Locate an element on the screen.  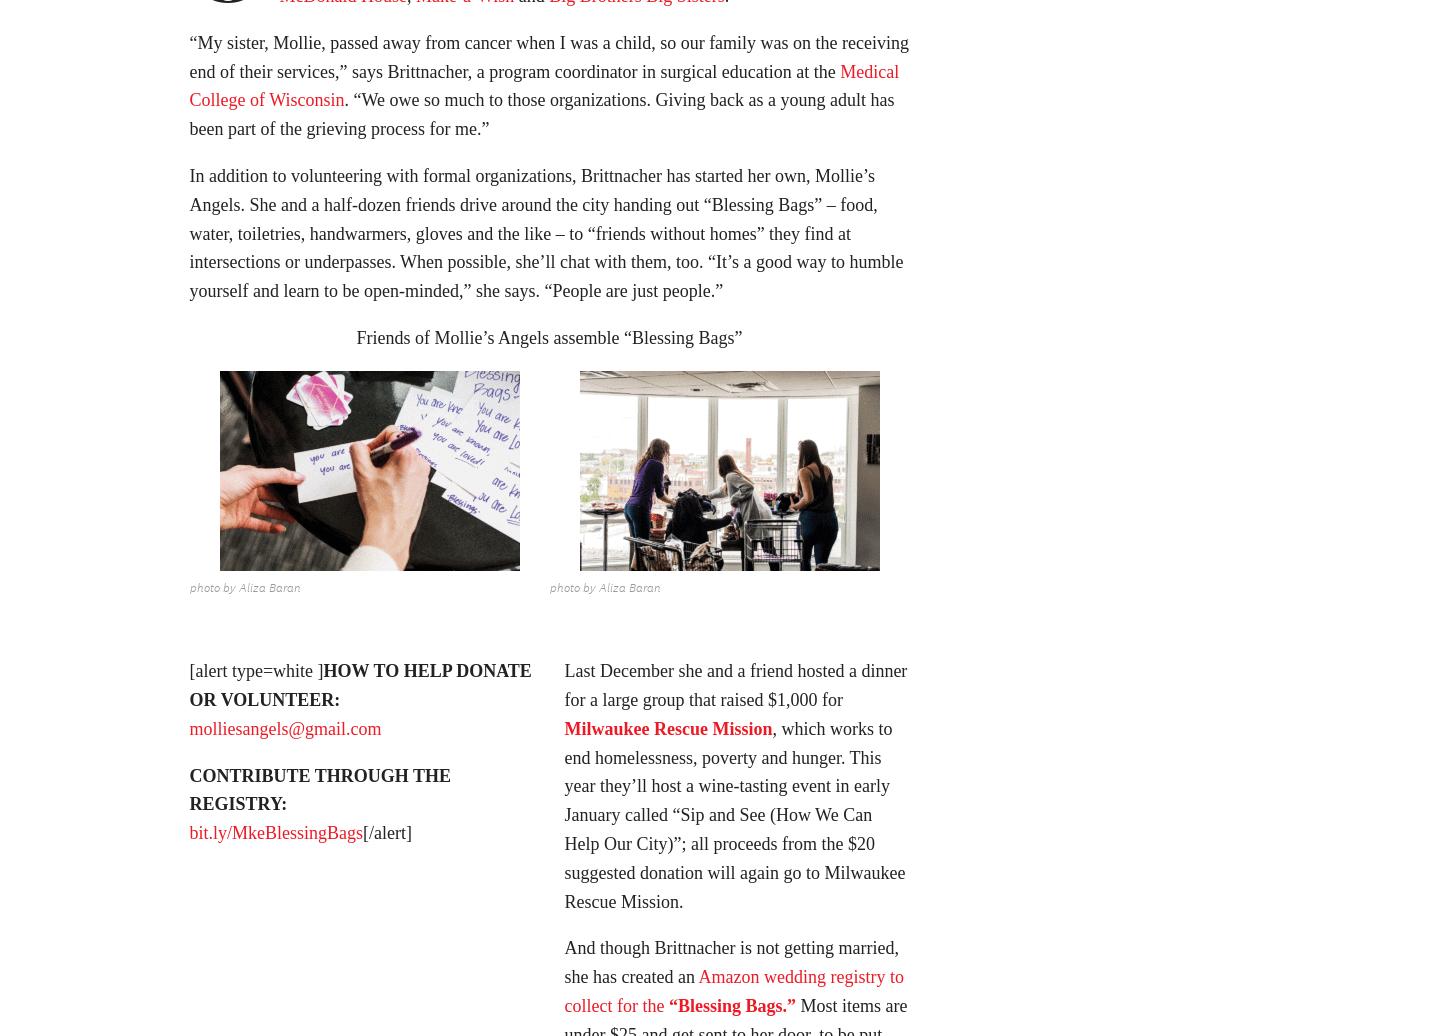
'molliesangels@gmail.com' is located at coordinates (285, 735).